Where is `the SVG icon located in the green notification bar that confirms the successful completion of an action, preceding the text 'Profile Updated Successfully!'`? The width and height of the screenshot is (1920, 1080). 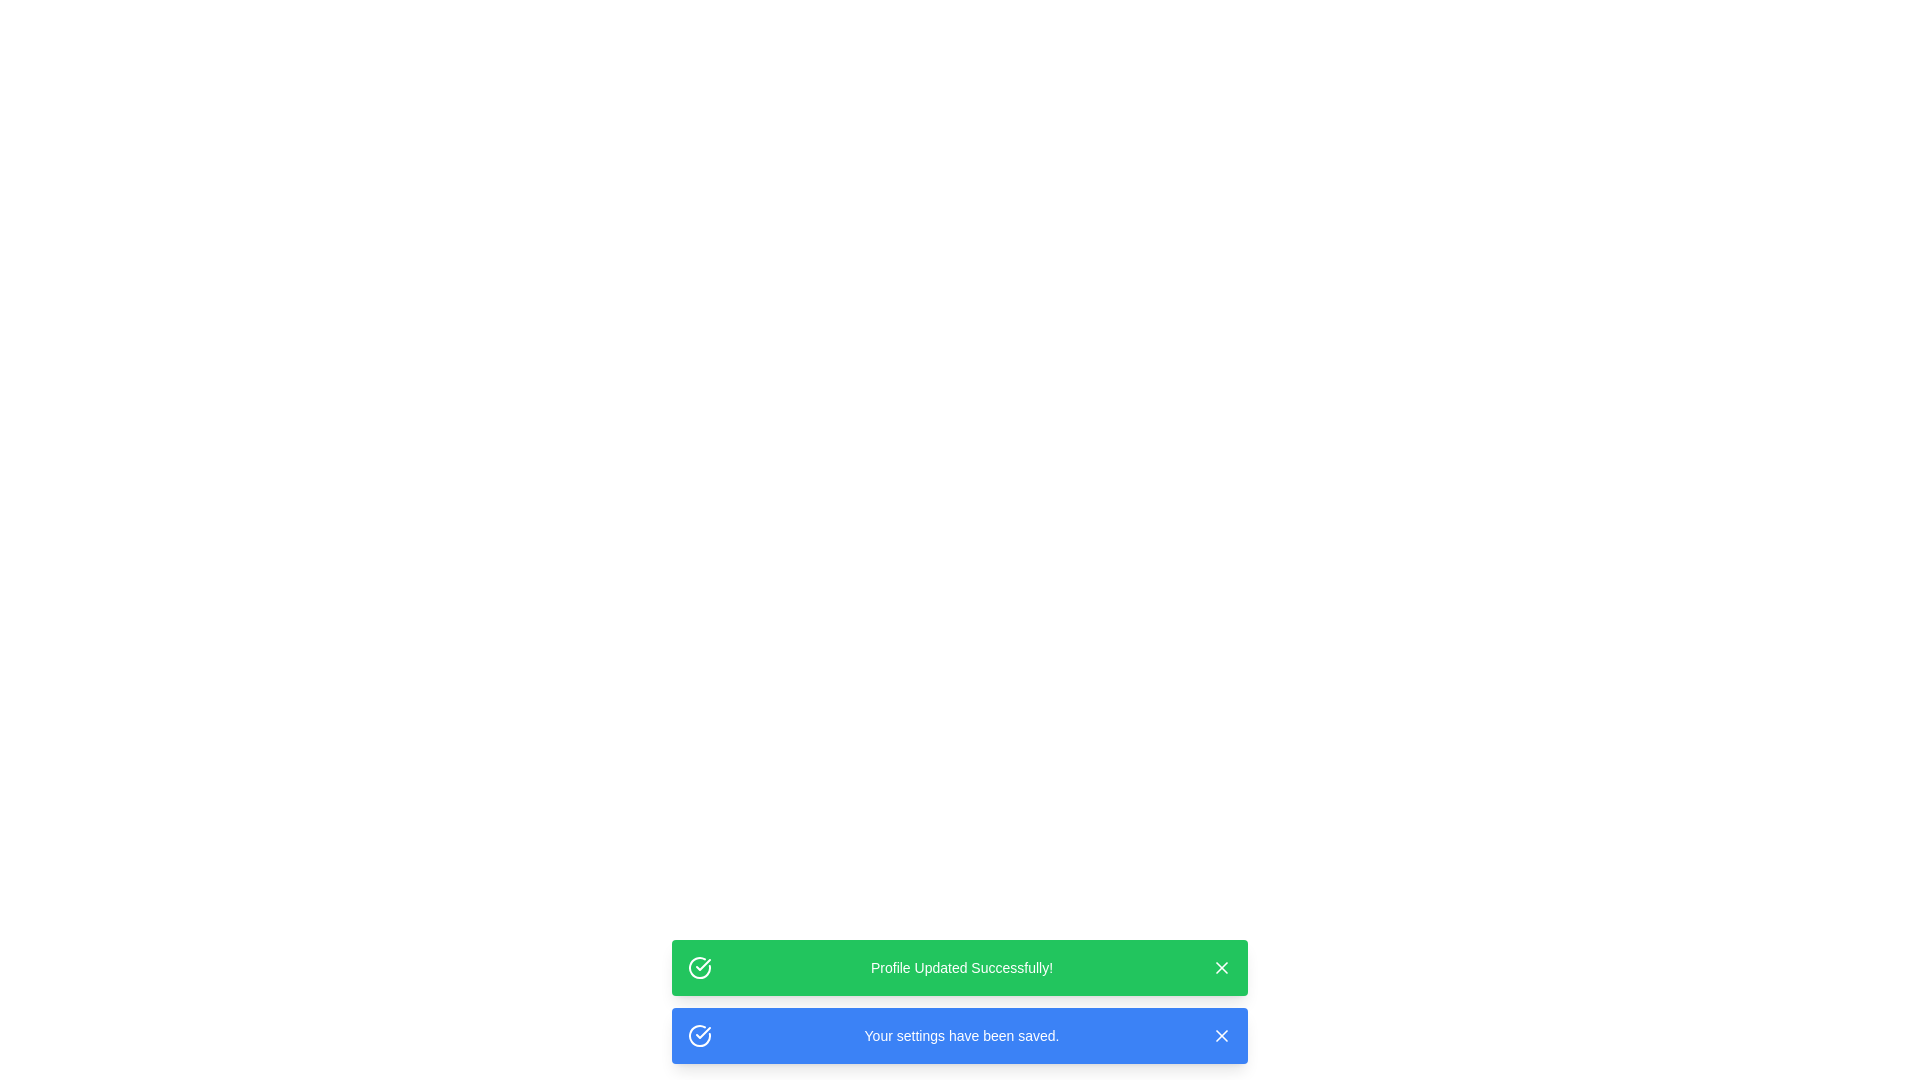
the SVG icon located in the green notification bar that confirms the successful completion of an action, preceding the text 'Profile Updated Successfully!' is located at coordinates (700, 967).